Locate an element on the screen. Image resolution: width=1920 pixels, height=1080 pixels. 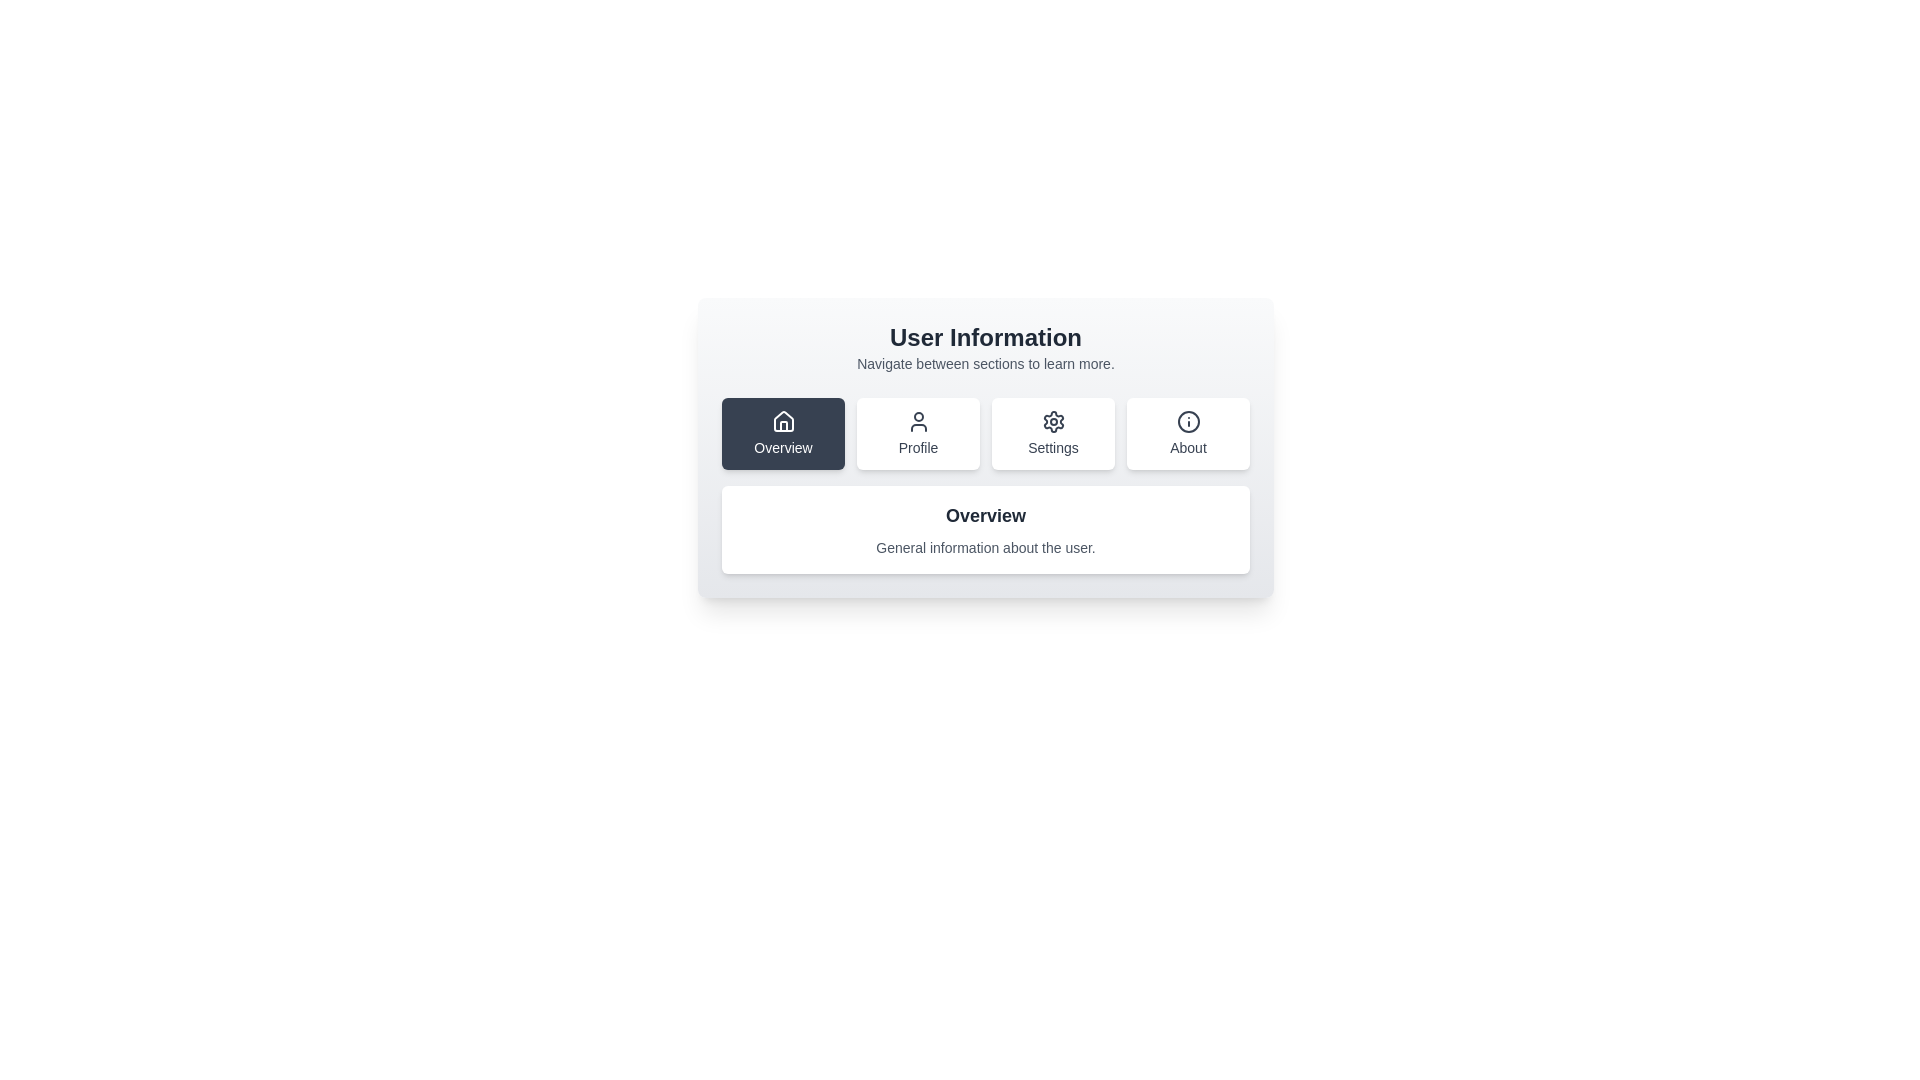
any navigation button within the 'User Information' section is located at coordinates (985, 446).